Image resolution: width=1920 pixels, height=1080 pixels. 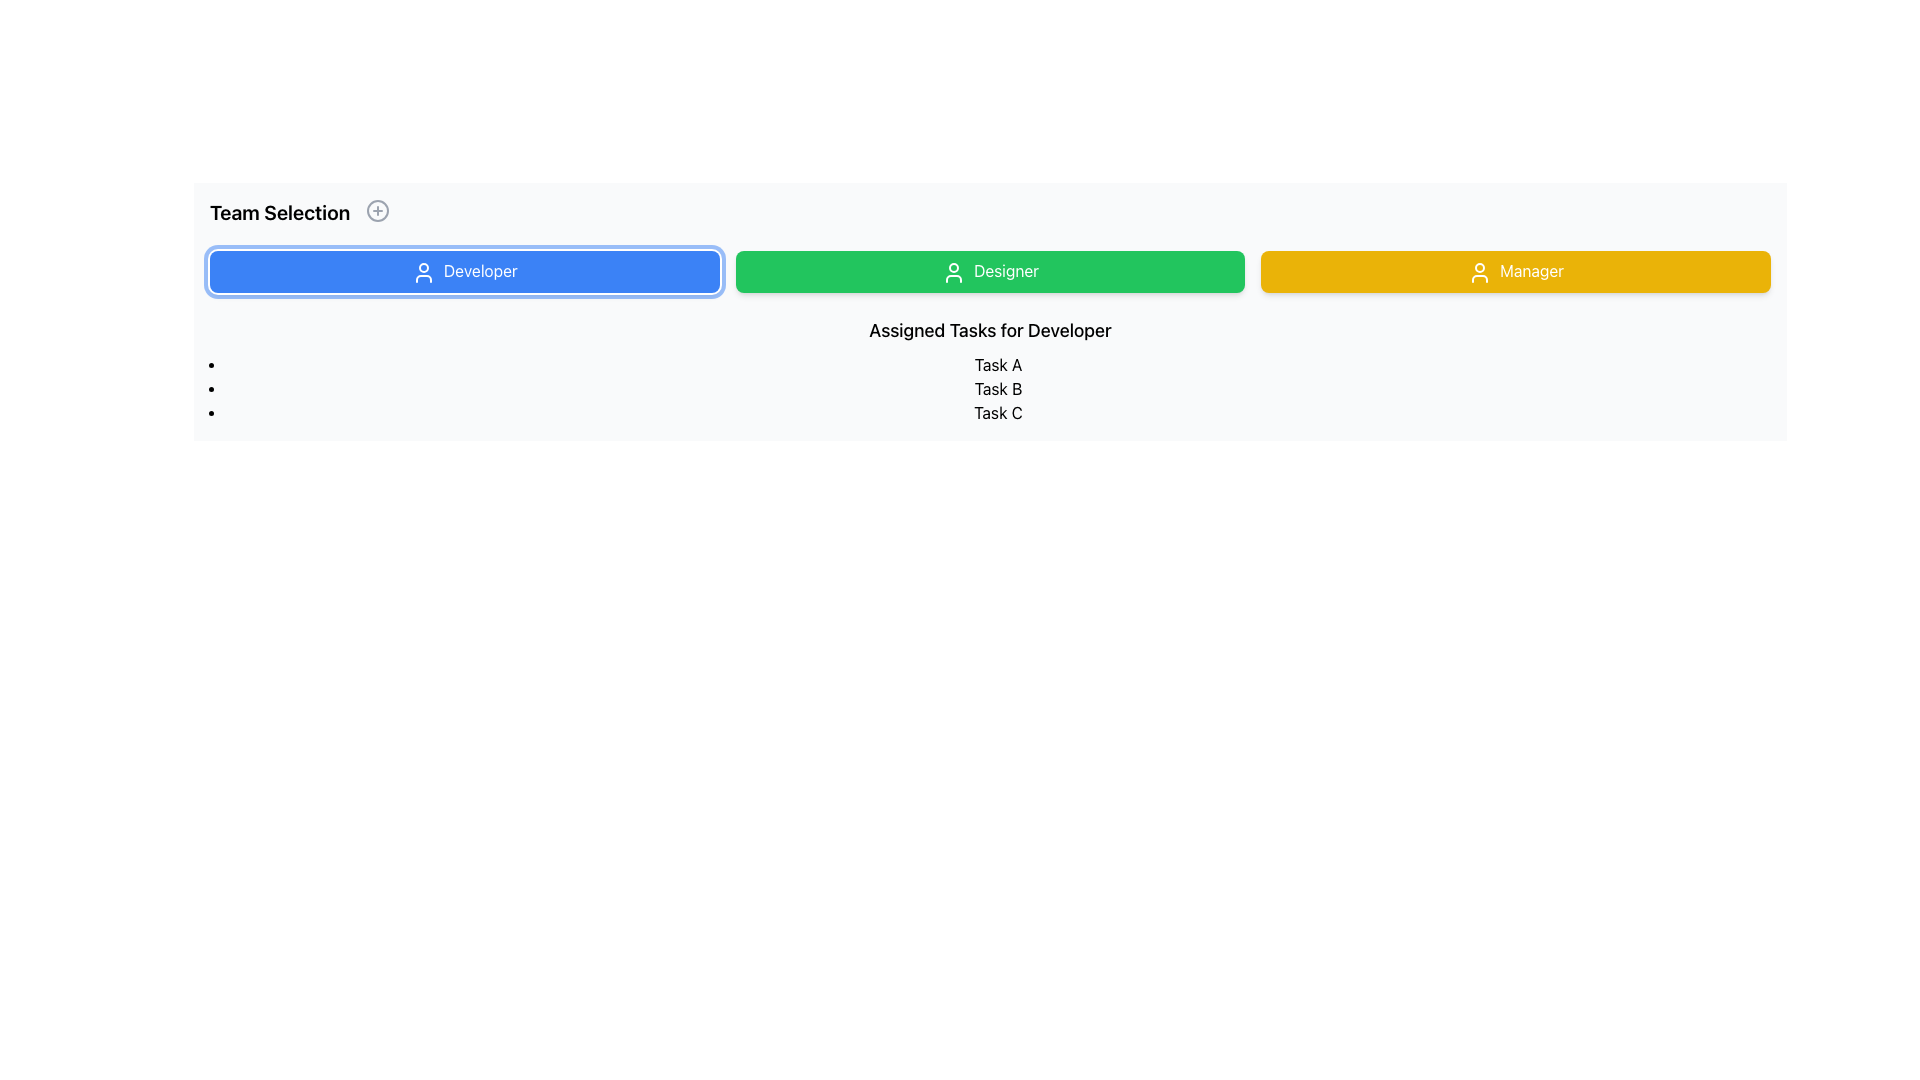 I want to click on the text element labeled 'Task A' which is the first item in a bulleted list under the header 'Assigned Tasks for Developer', so click(x=998, y=364).